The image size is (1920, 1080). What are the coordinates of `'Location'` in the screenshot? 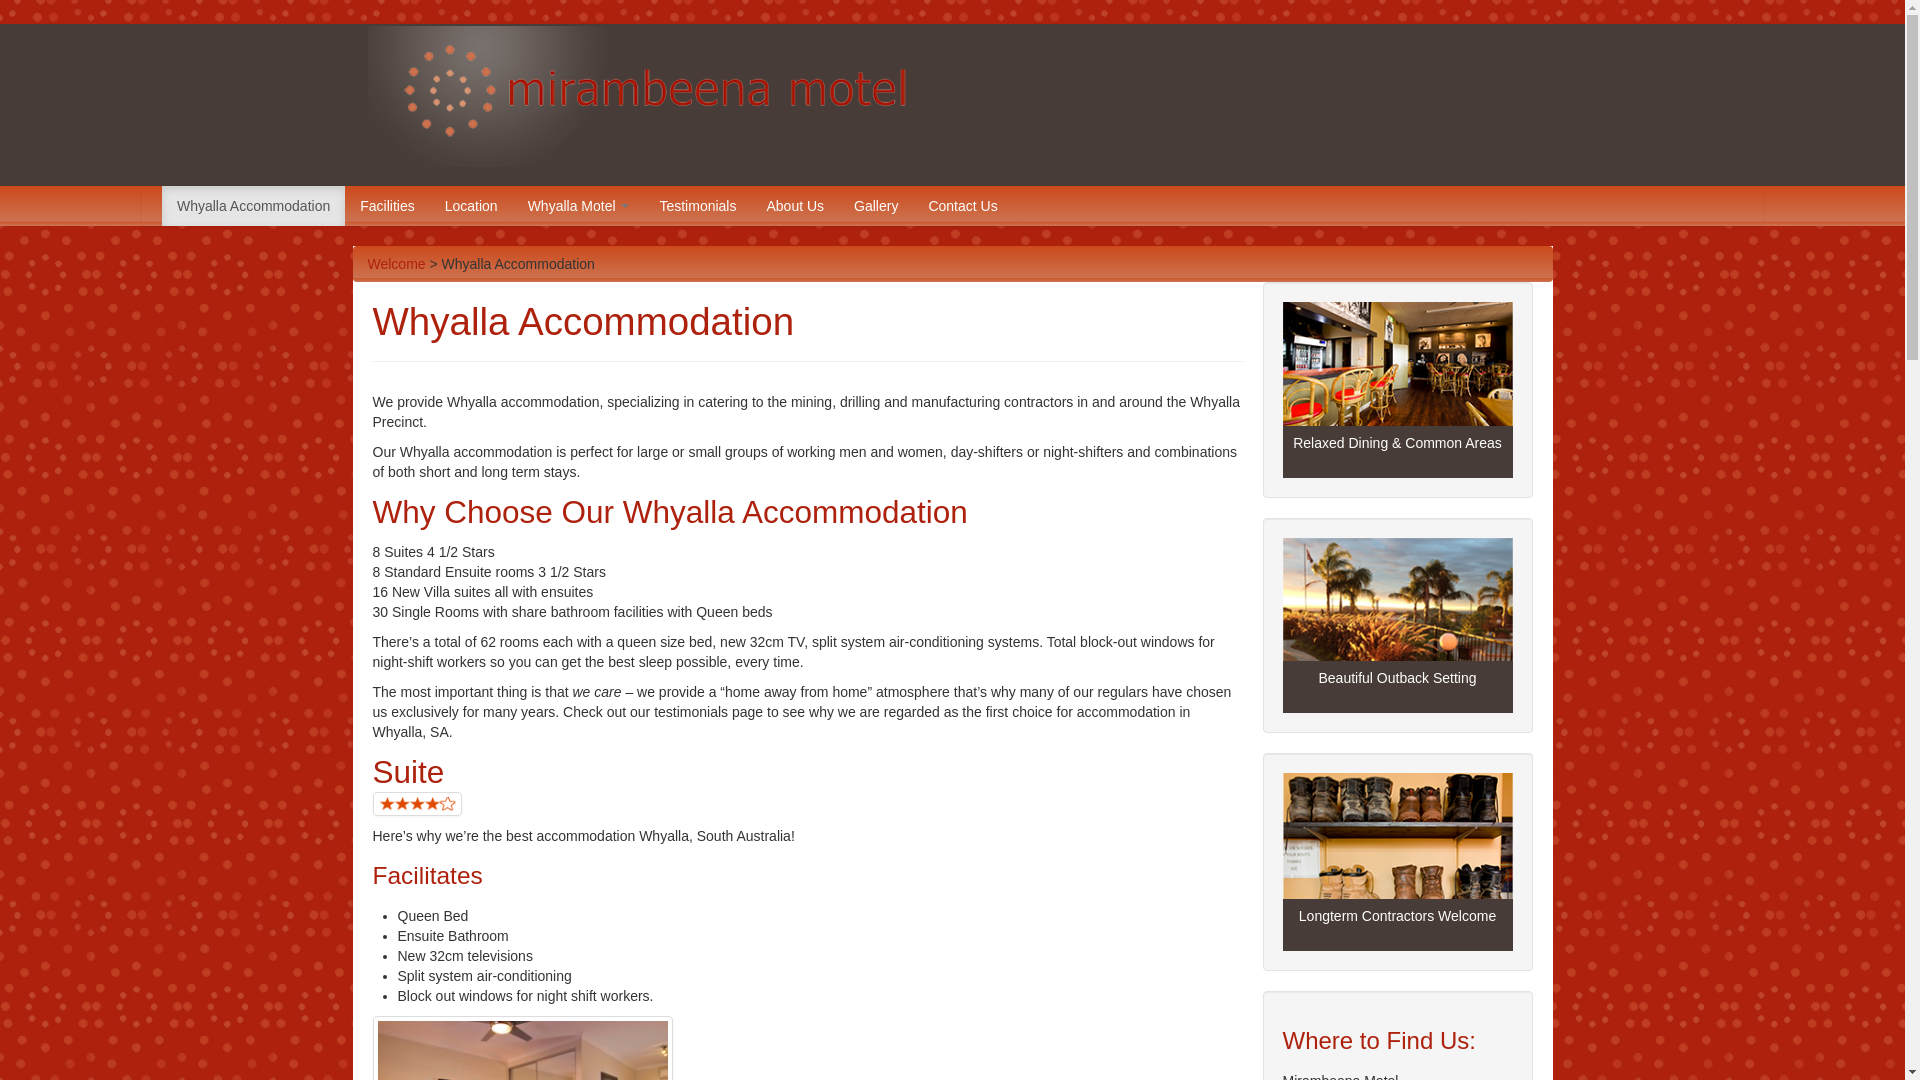 It's located at (470, 205).